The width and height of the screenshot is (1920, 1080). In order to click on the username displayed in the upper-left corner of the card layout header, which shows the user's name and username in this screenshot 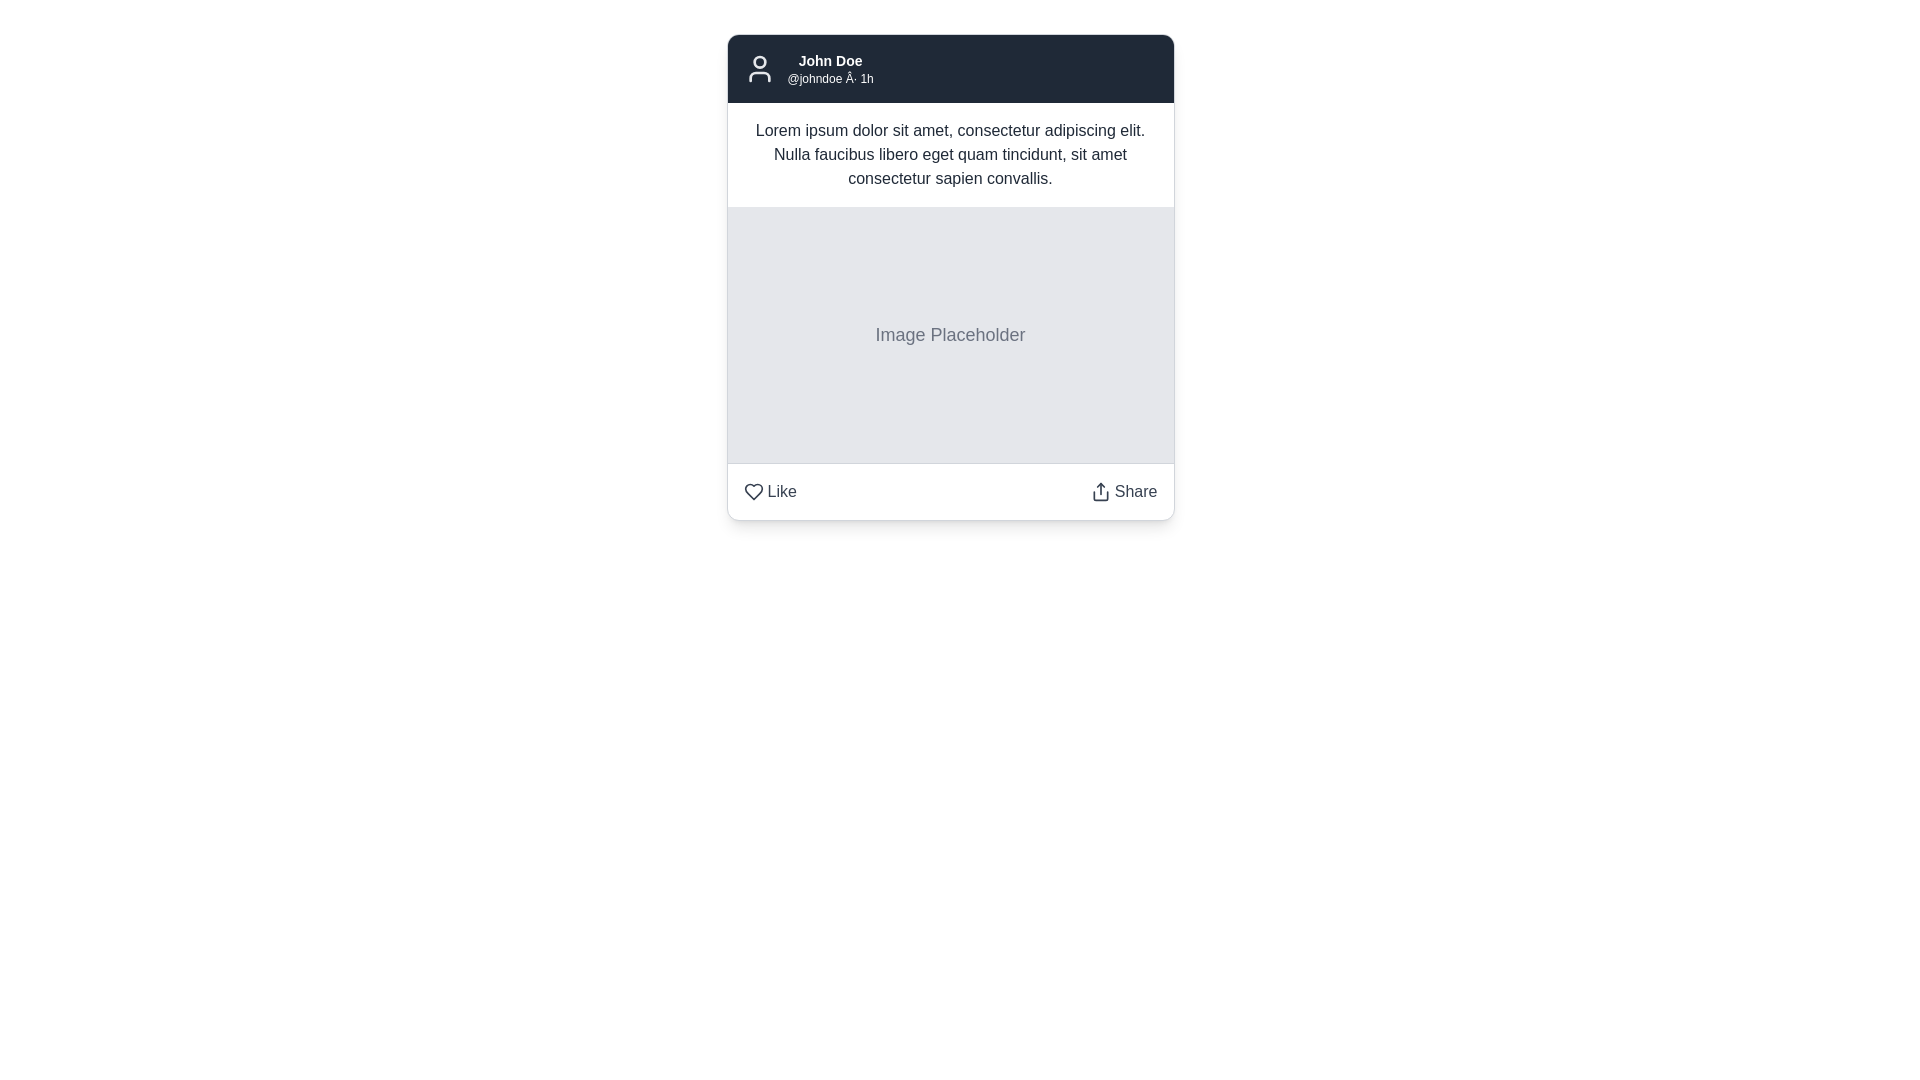, I will do `click(830, 68)`.